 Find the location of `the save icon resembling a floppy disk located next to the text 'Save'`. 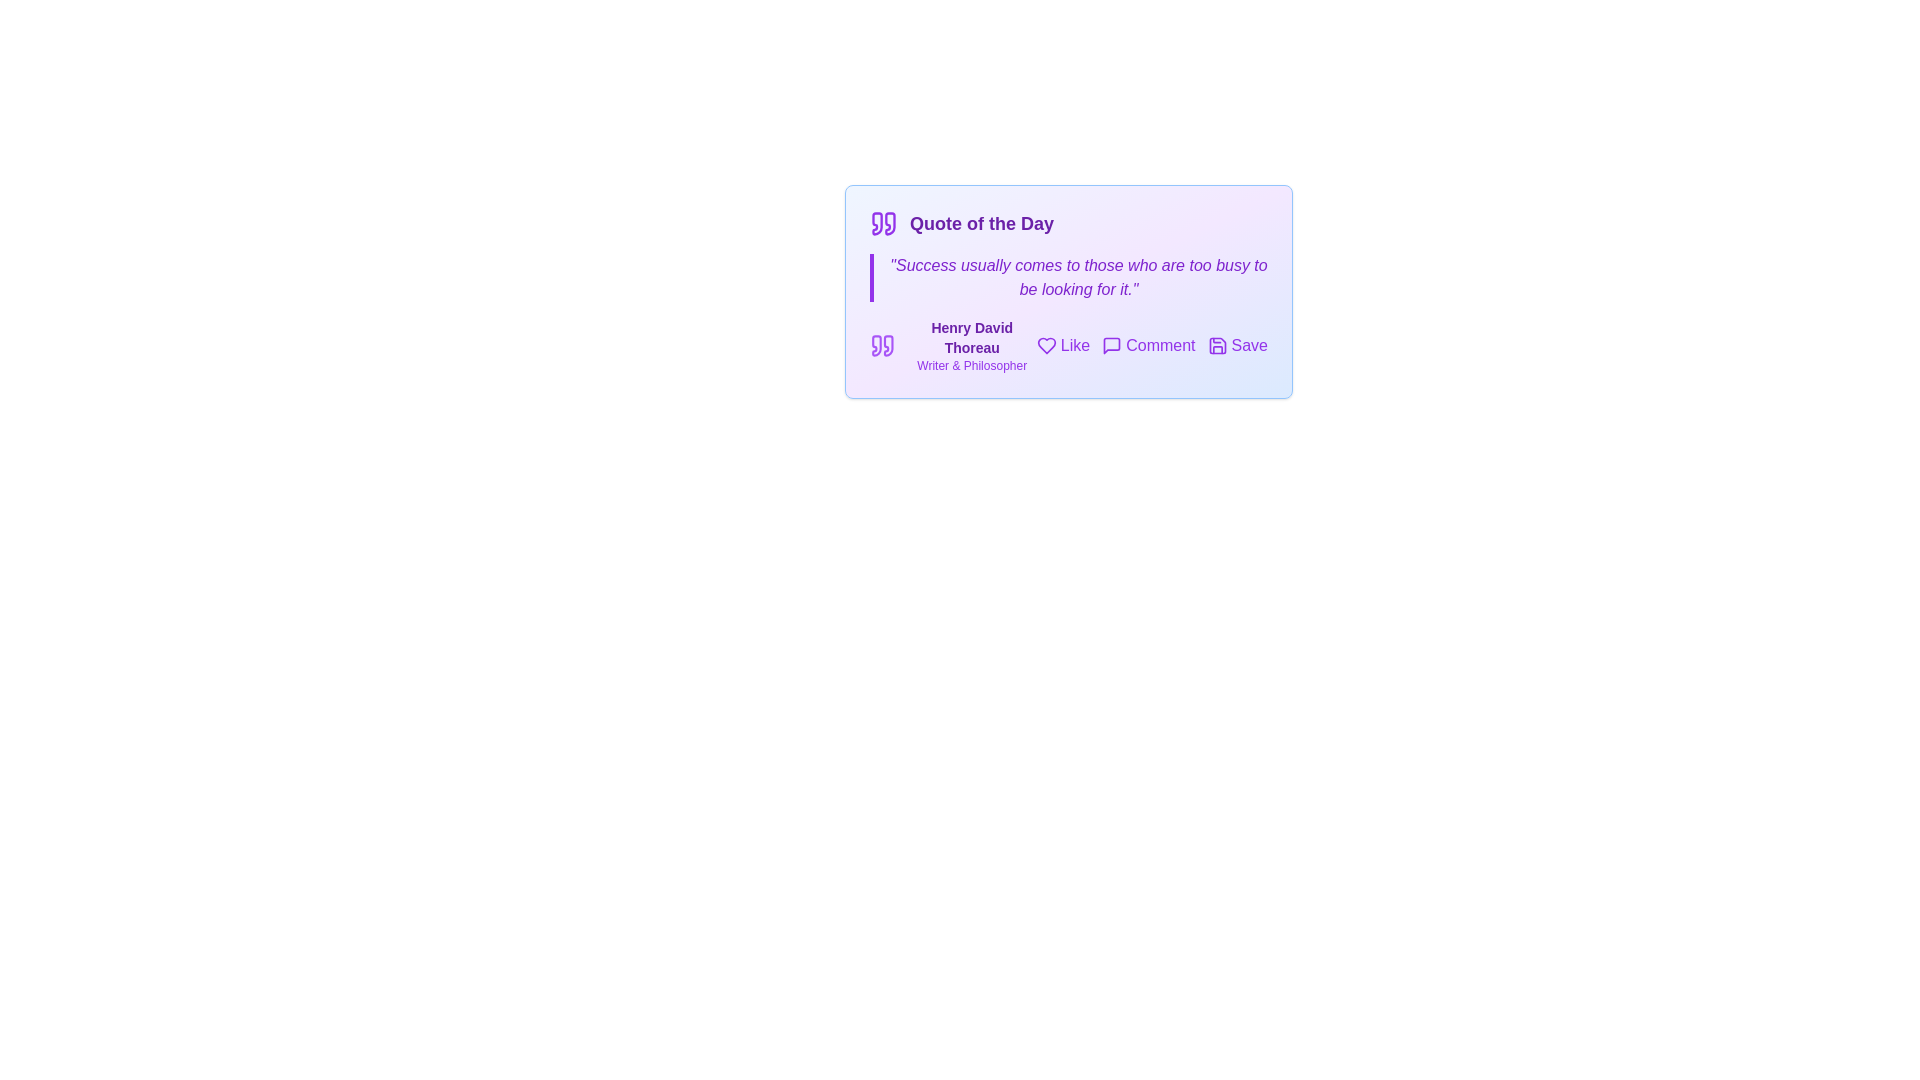

the save icon resembling a floppy disk located next to the text 'Save' is located at coordinates (1216, 345).